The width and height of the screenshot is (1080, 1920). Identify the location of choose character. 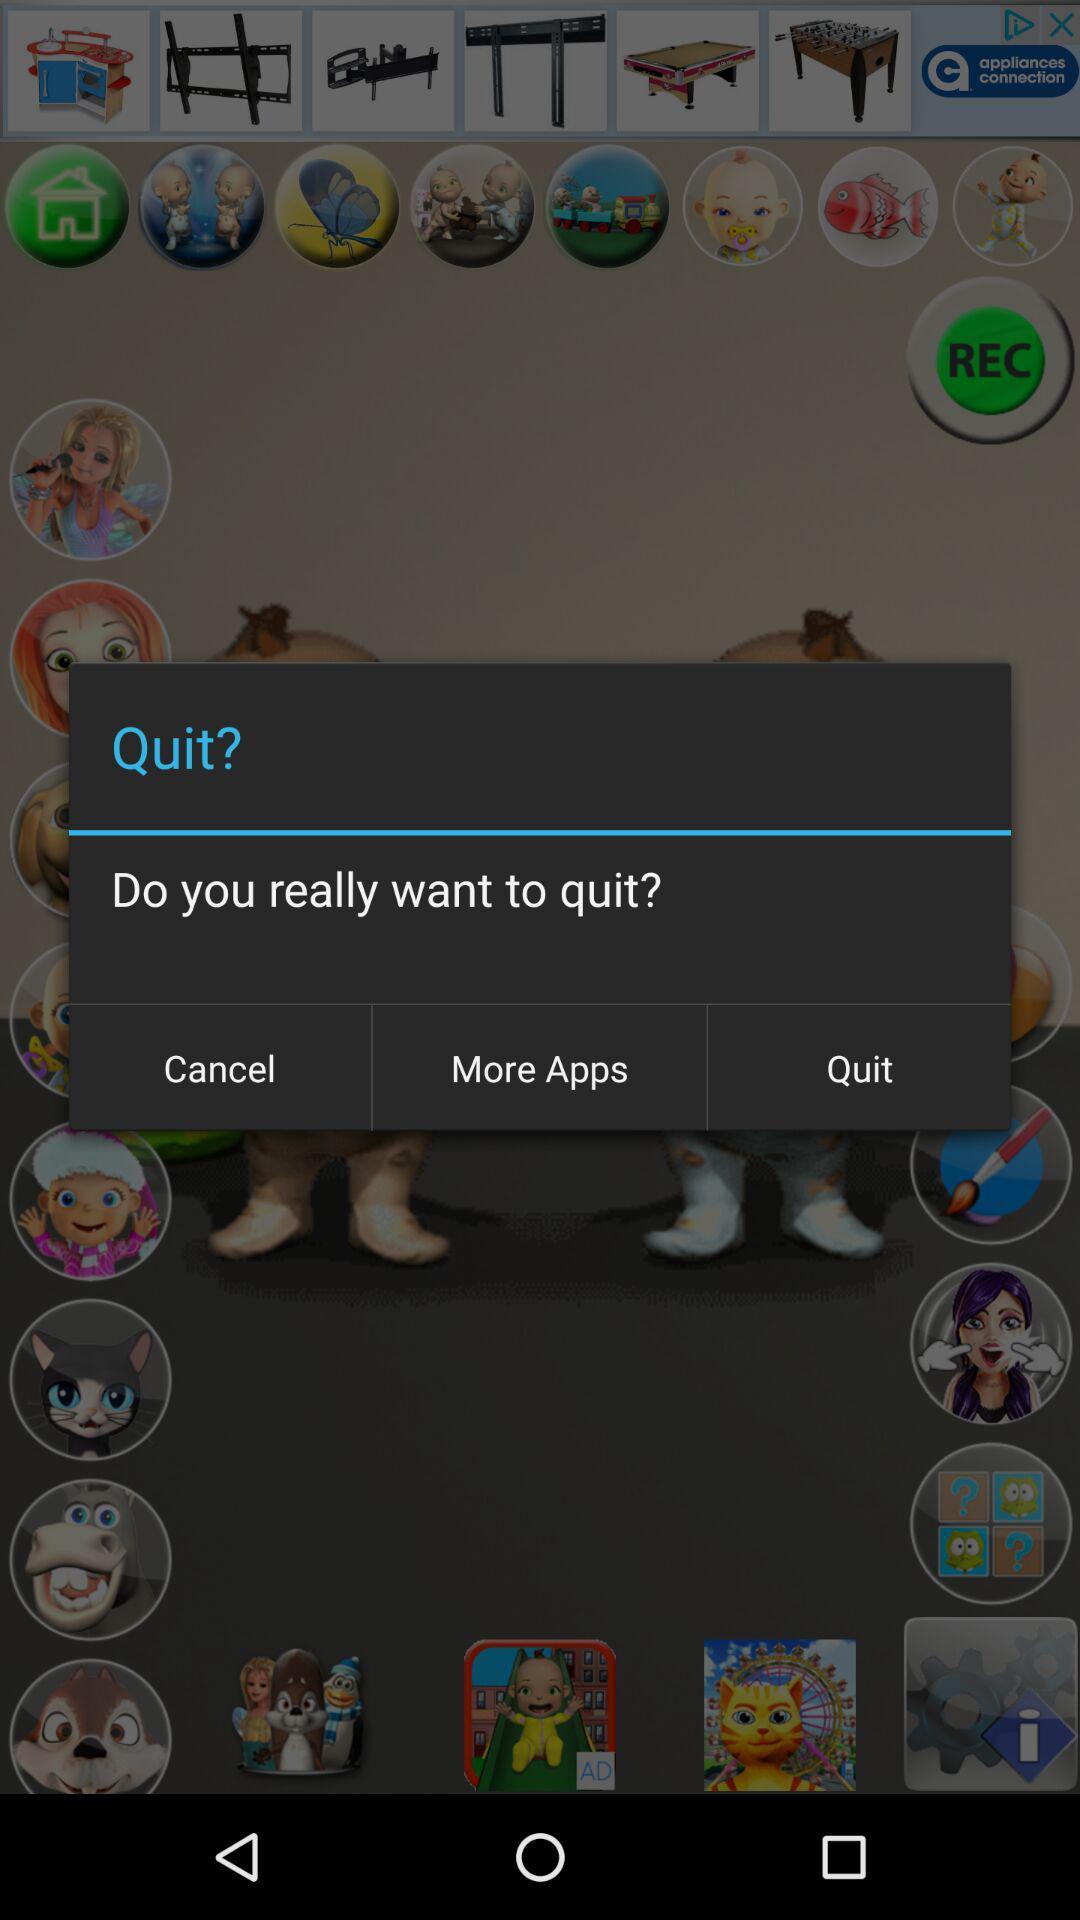
(88, 480).